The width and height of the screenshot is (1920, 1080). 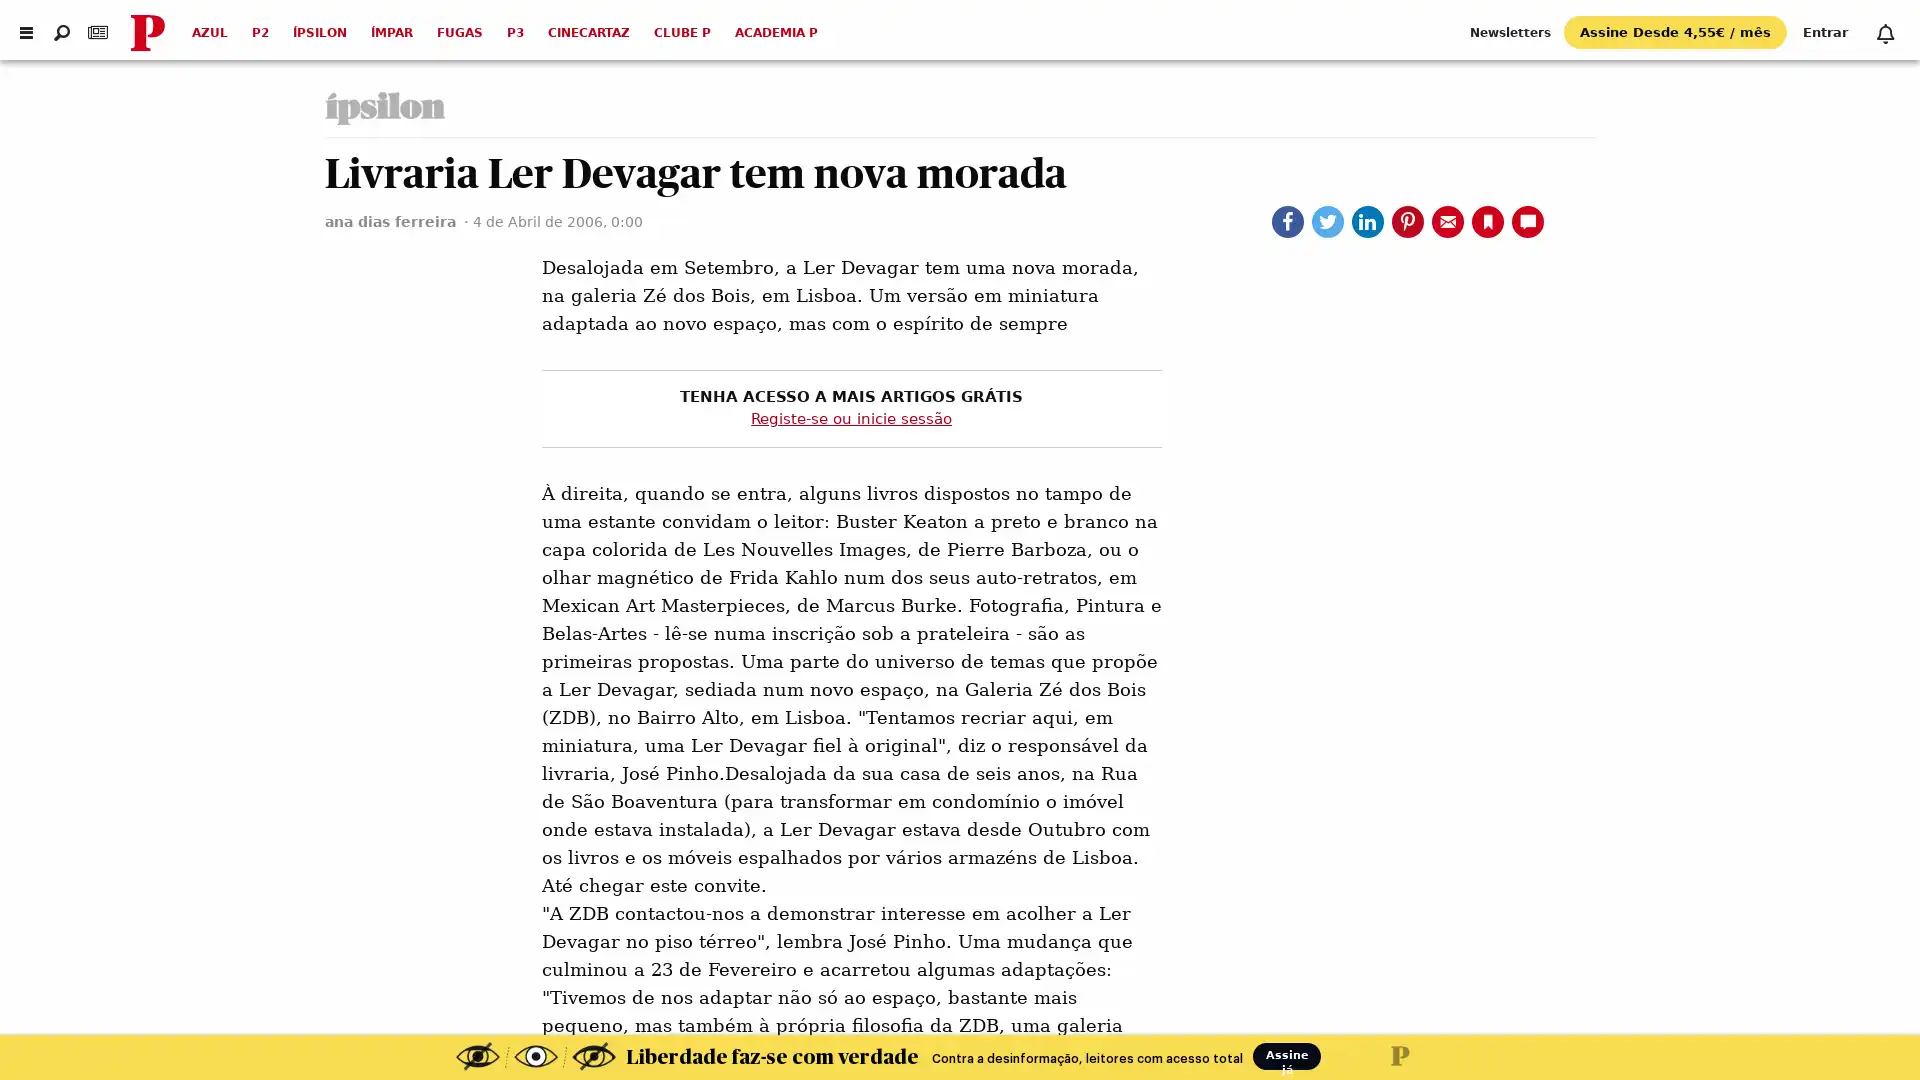 I want to click on Abrir menu, so click(x=25, y=31).